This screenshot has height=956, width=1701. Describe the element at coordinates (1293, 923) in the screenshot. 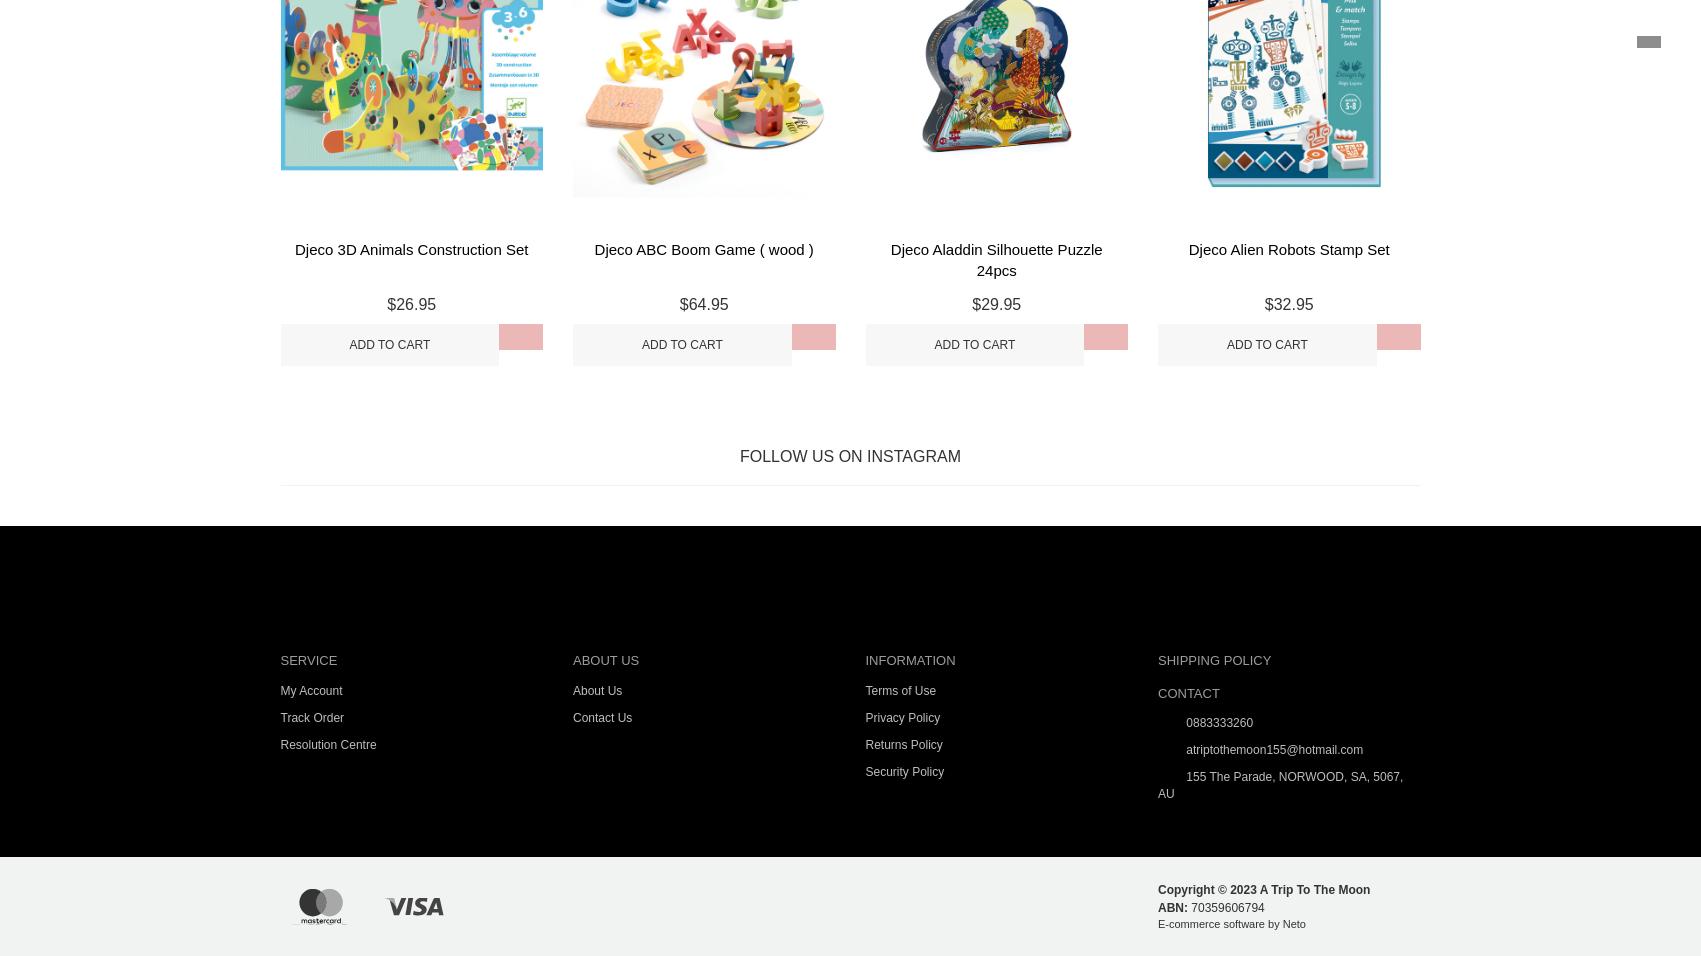

I see `'Neto'` at that location.